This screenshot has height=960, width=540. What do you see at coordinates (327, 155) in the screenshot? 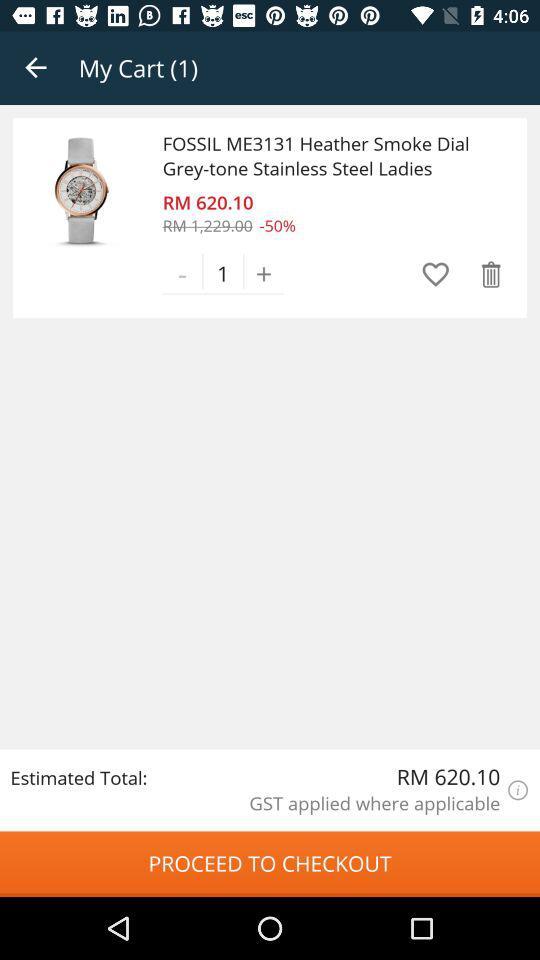
I see `the fossil me3131 heather item` at bounding box center [327, 155].